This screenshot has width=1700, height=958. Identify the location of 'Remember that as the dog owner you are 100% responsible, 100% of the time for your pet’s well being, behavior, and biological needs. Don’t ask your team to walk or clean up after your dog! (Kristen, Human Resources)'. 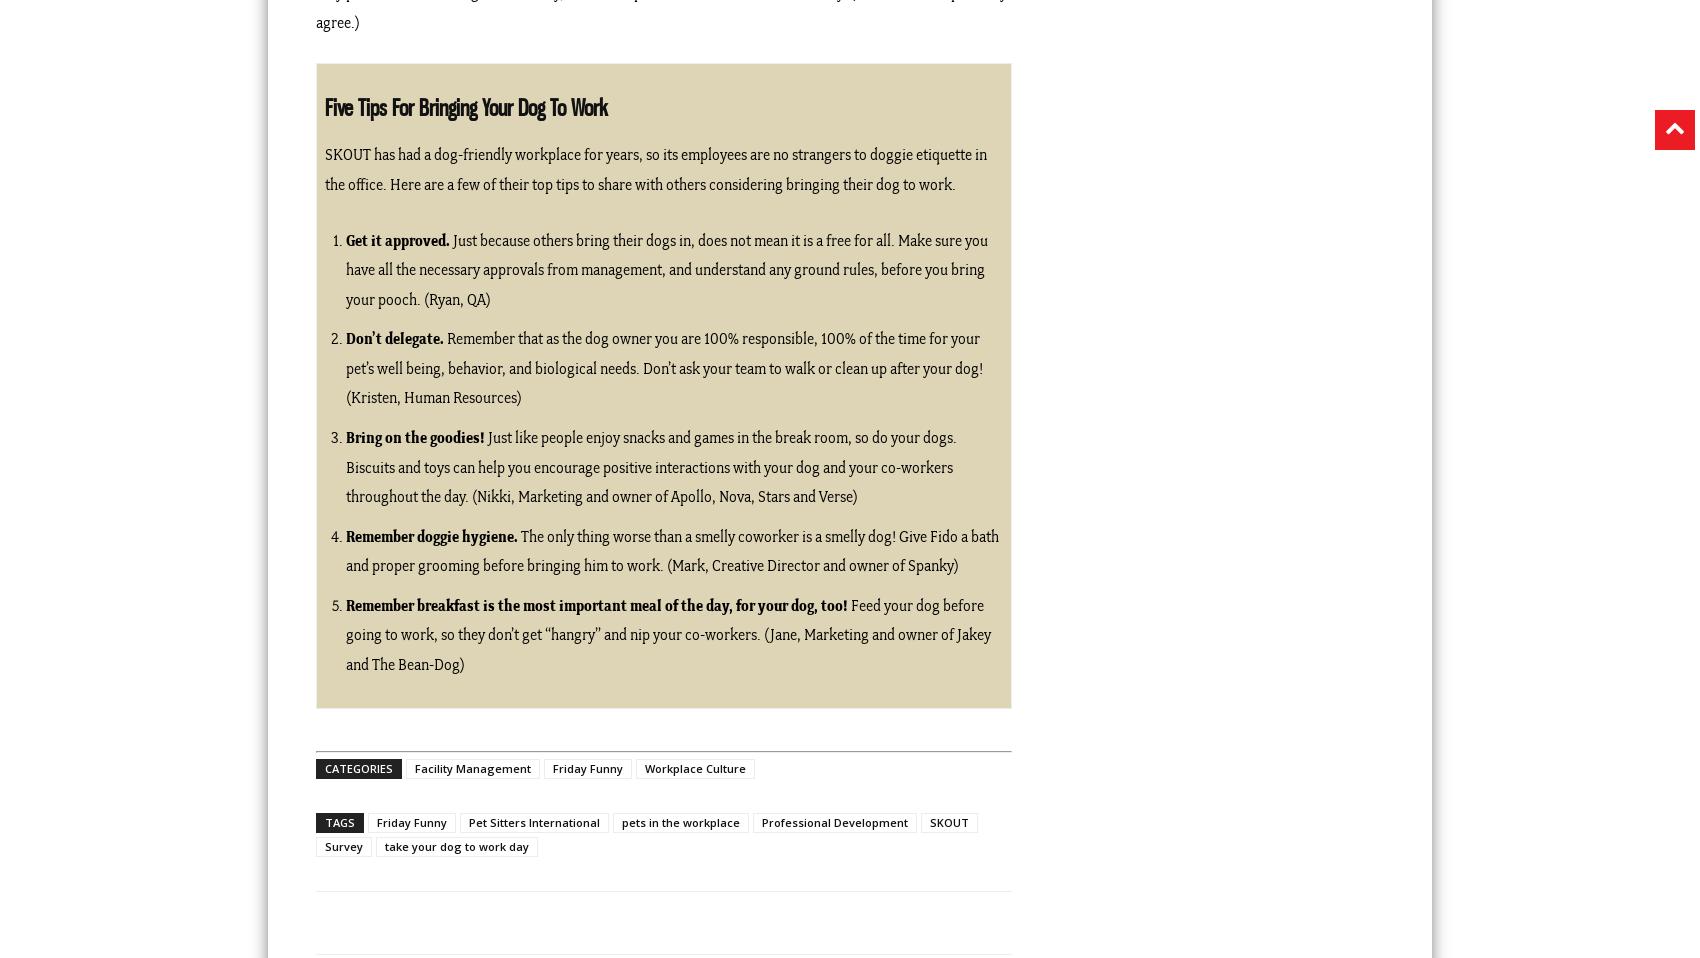
(344, 366).